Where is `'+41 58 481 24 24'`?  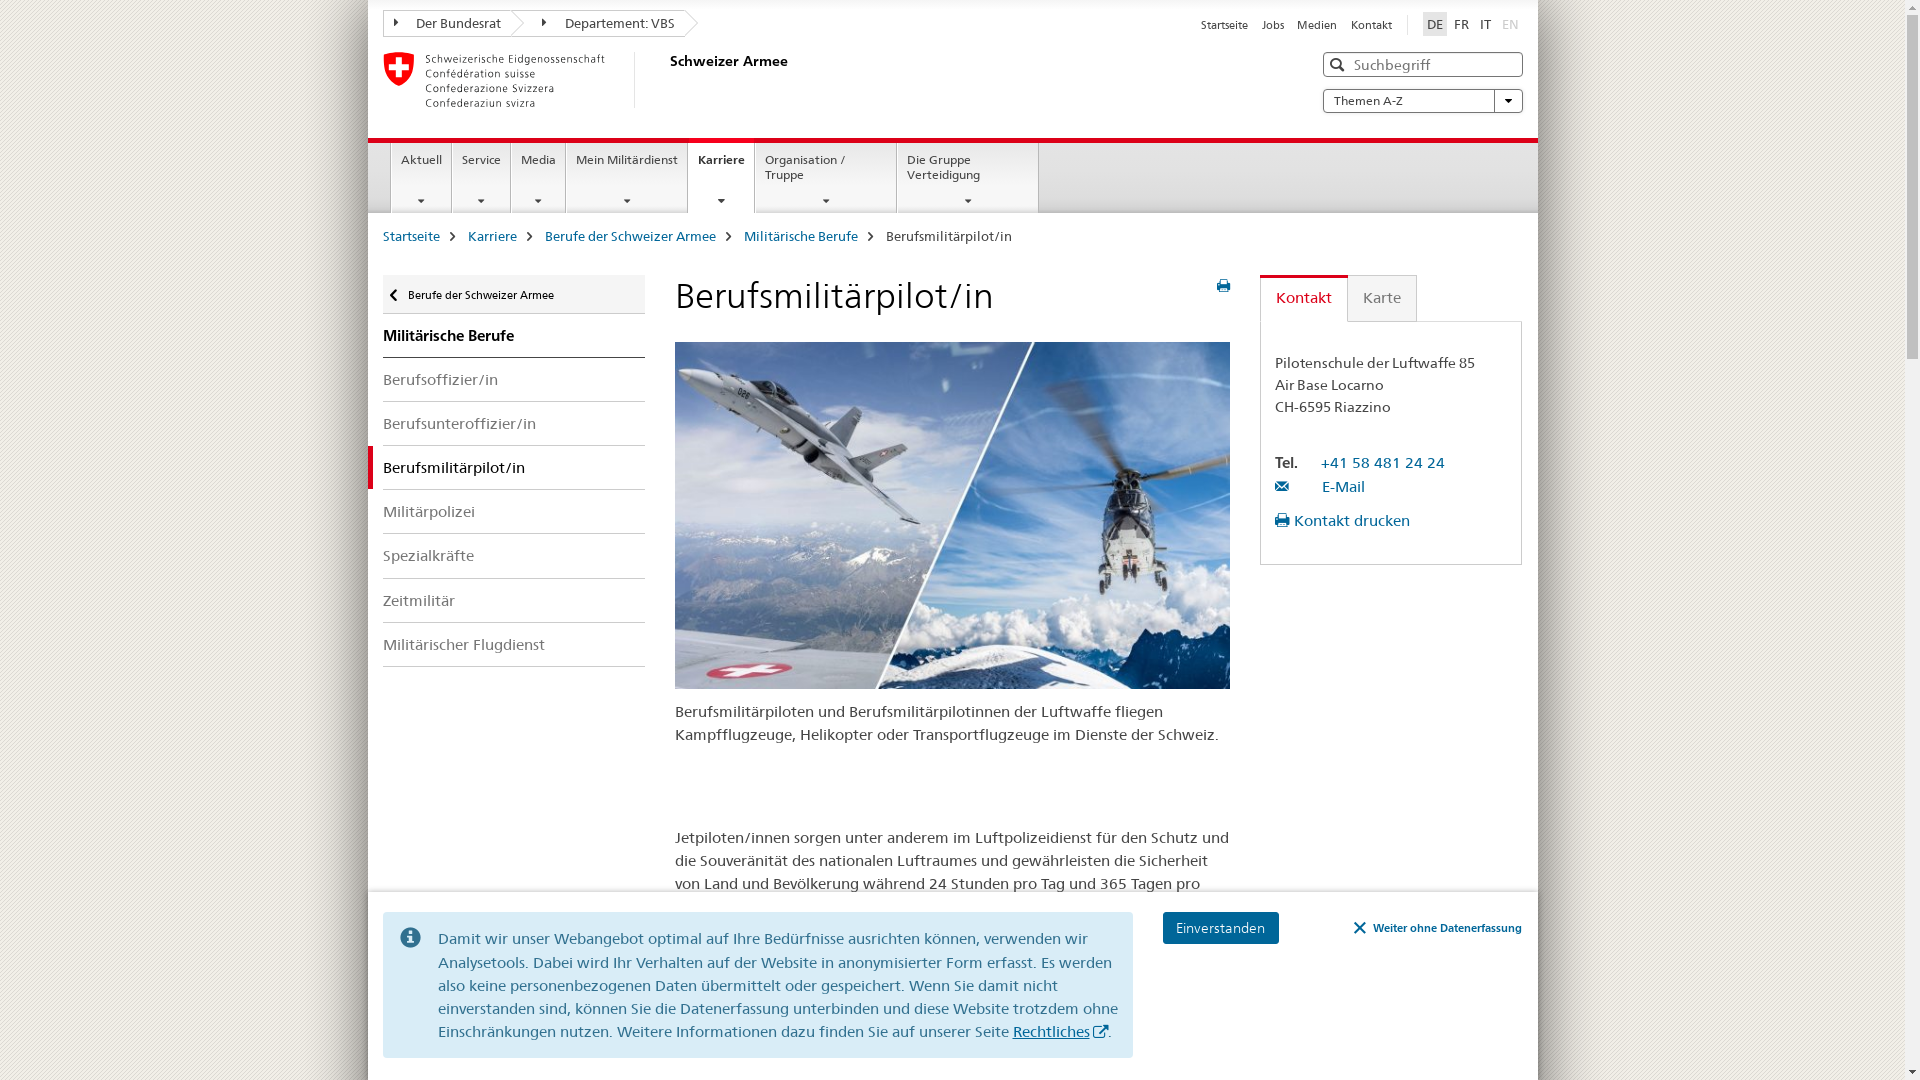
'+41 58 481 24 24' is located at coordinates (1381, 462).